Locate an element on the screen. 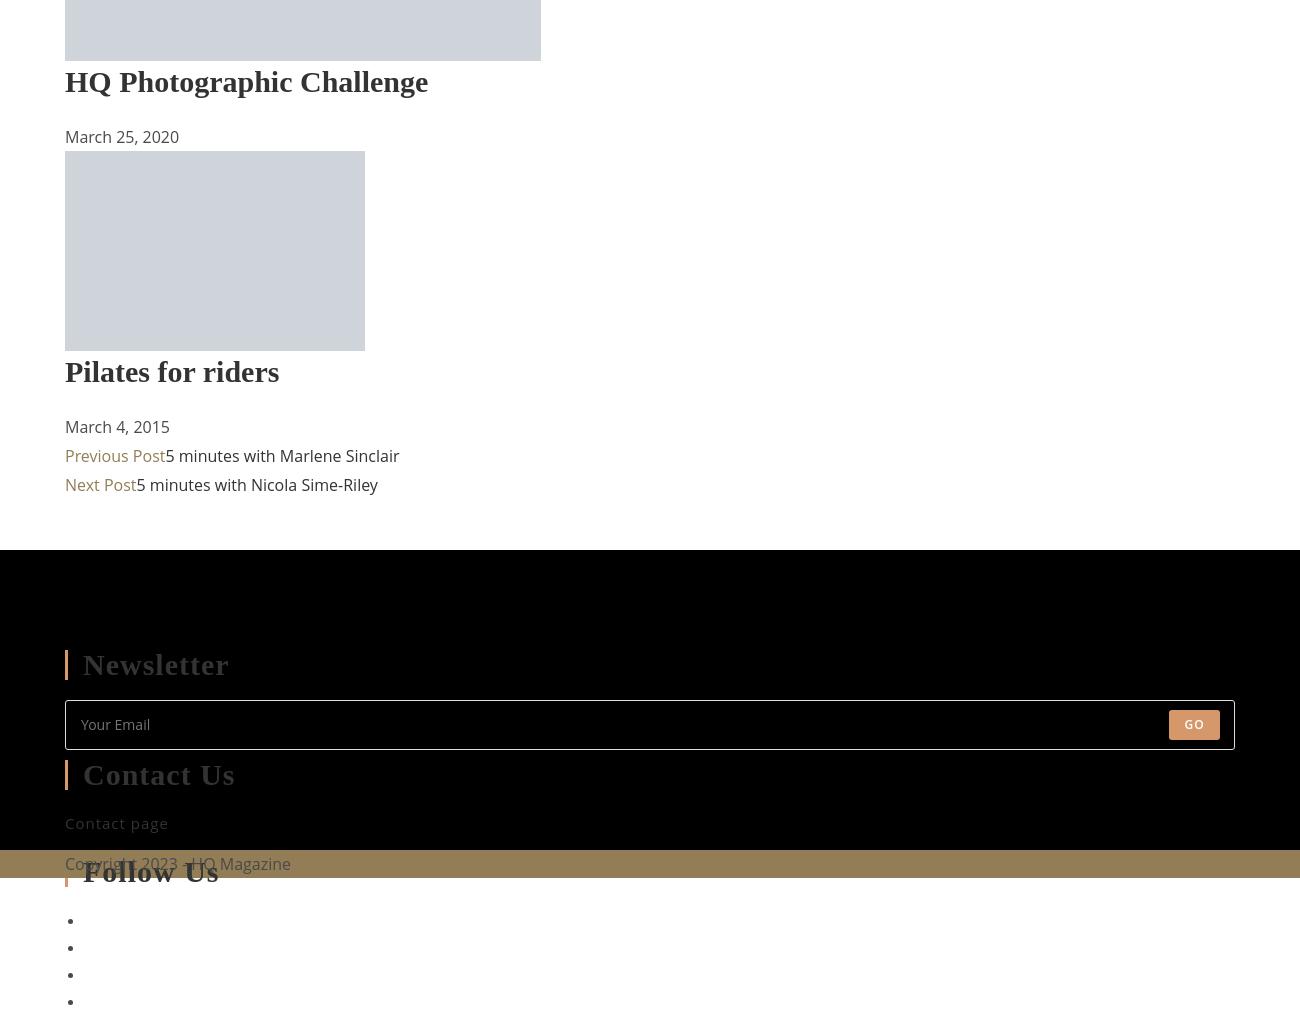 This screenshot has height=1014, width=1300. 'Go' is located at coordinates (1193, 722).